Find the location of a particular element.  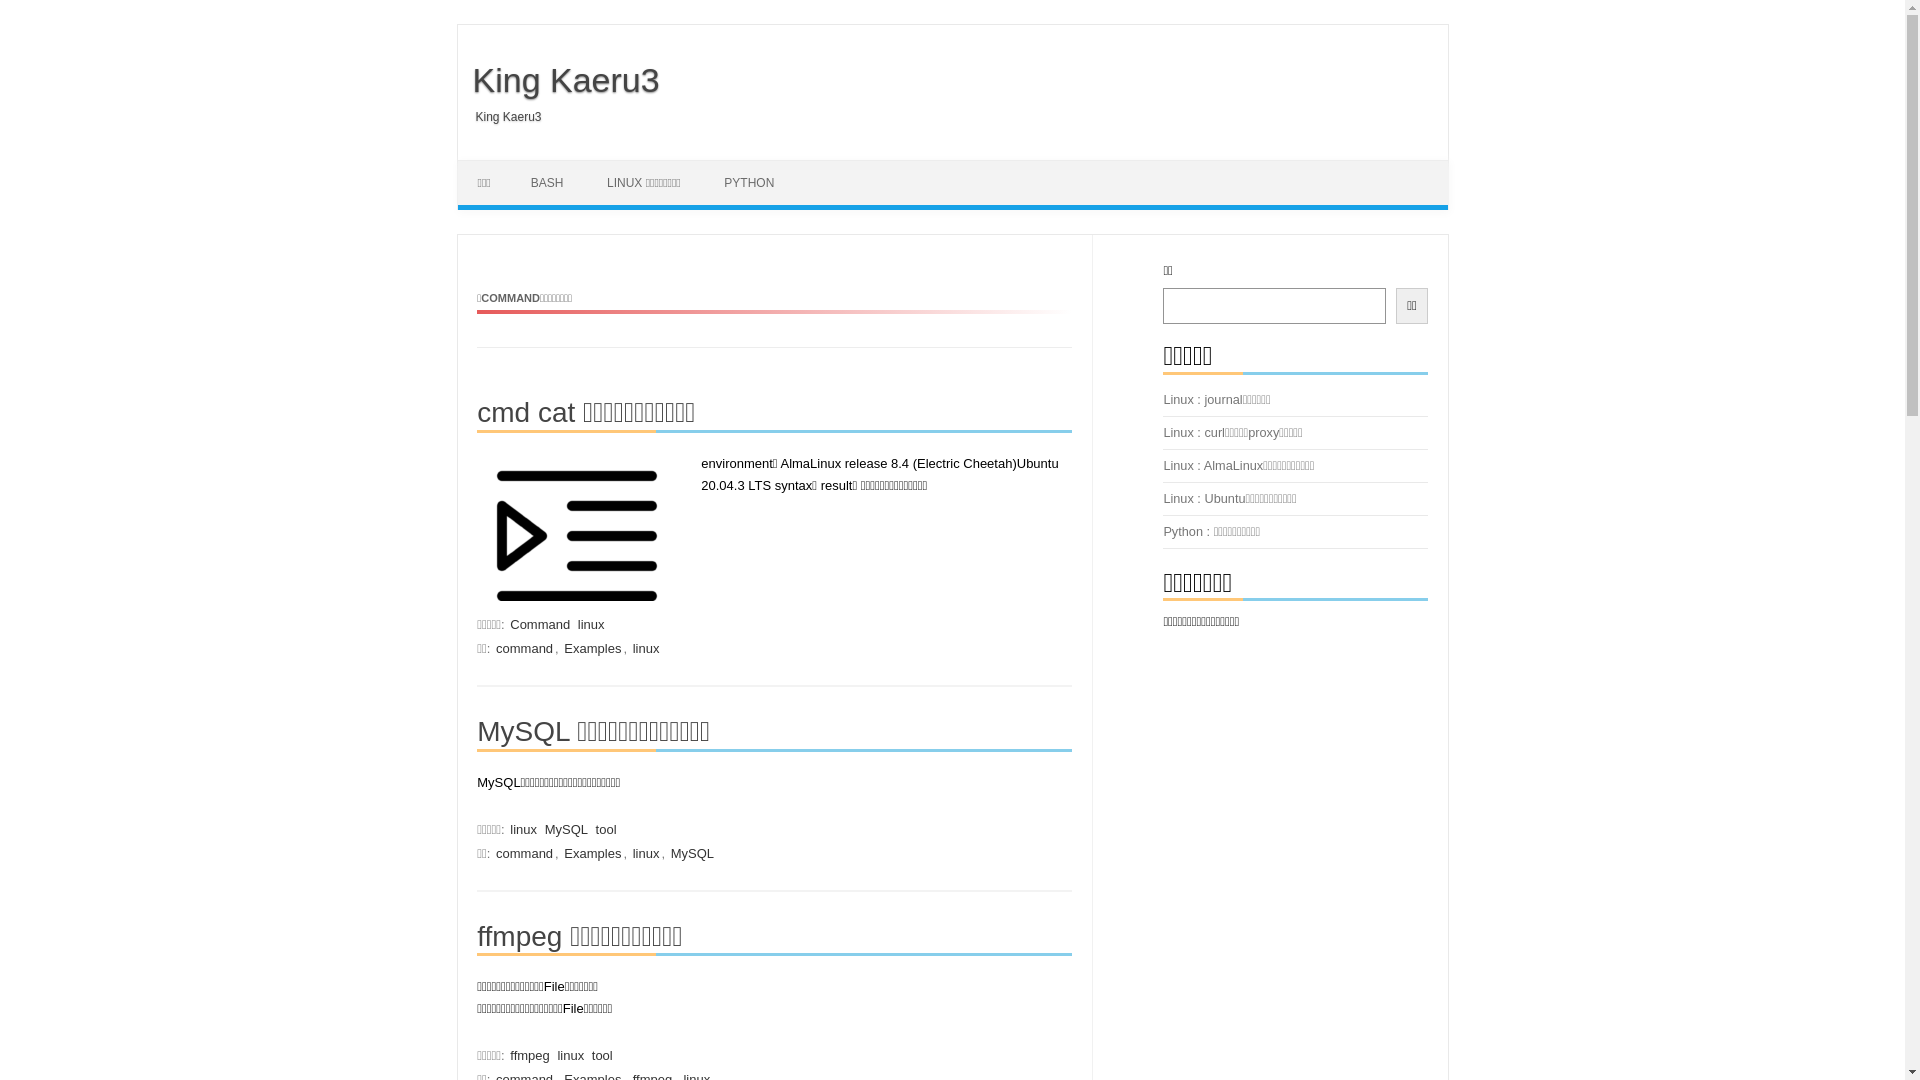

'linux' is located at coordinates (569, 1054).